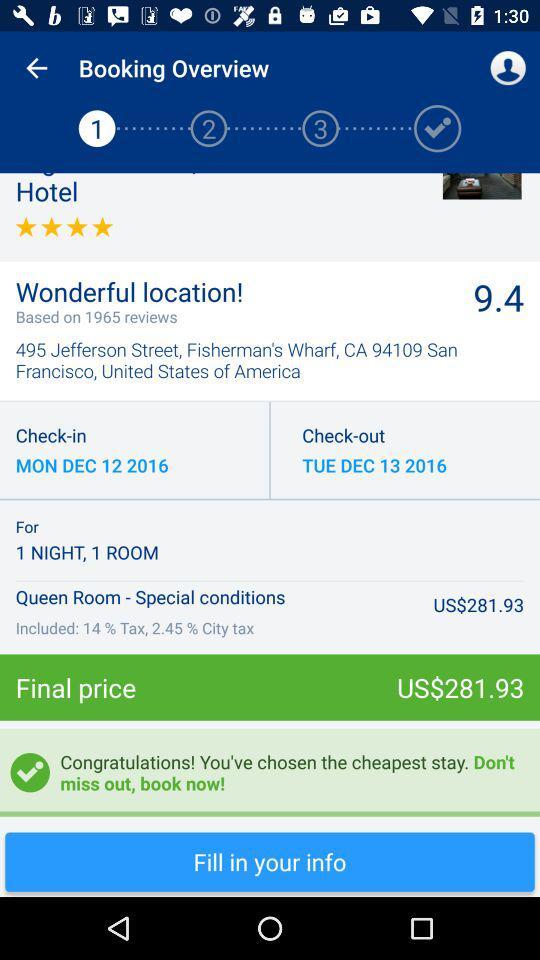 Image resolution: width=540 pixels, height=960 pixels. Describe the element at coordinates (481, 186) in the screenshot. I see `the app to the right of argonaut hotel a item` at that location.